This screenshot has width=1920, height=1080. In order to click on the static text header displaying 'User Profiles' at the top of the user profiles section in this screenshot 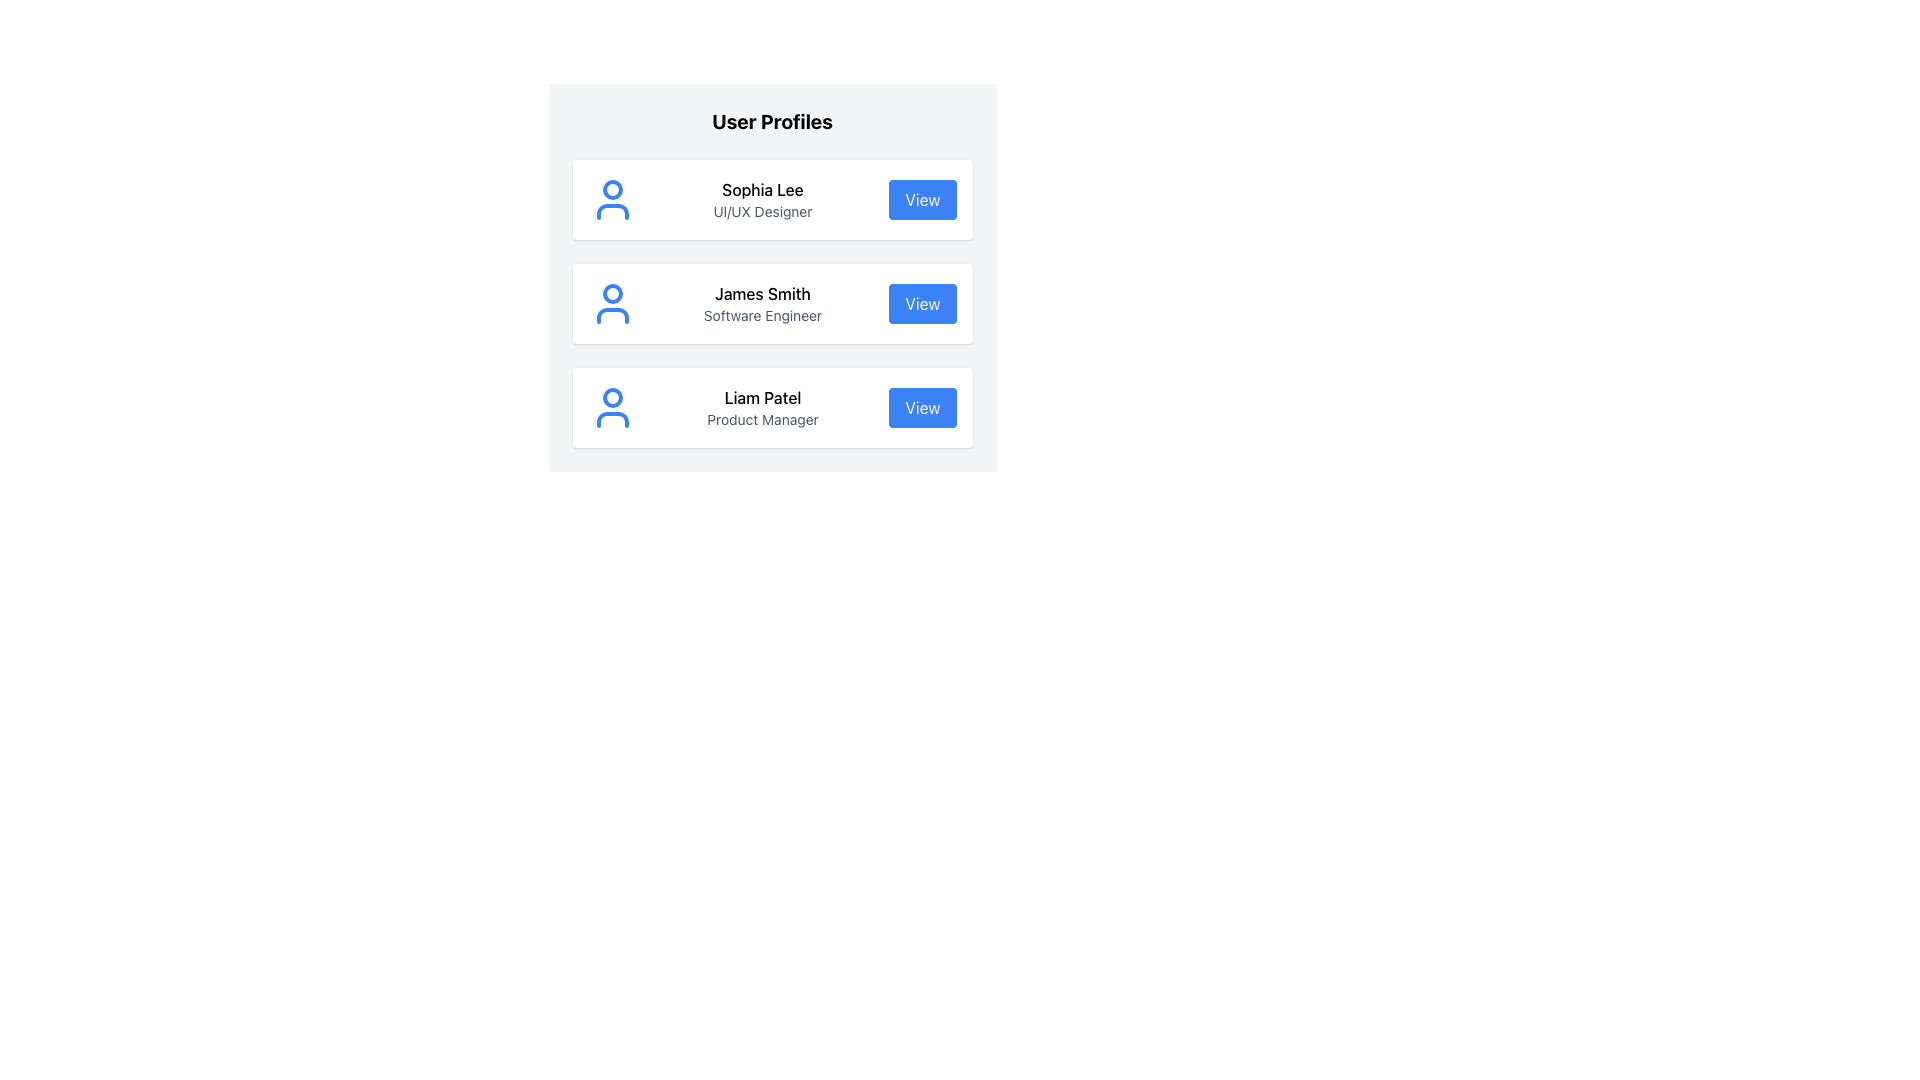, I will do `click(771, 122)`.